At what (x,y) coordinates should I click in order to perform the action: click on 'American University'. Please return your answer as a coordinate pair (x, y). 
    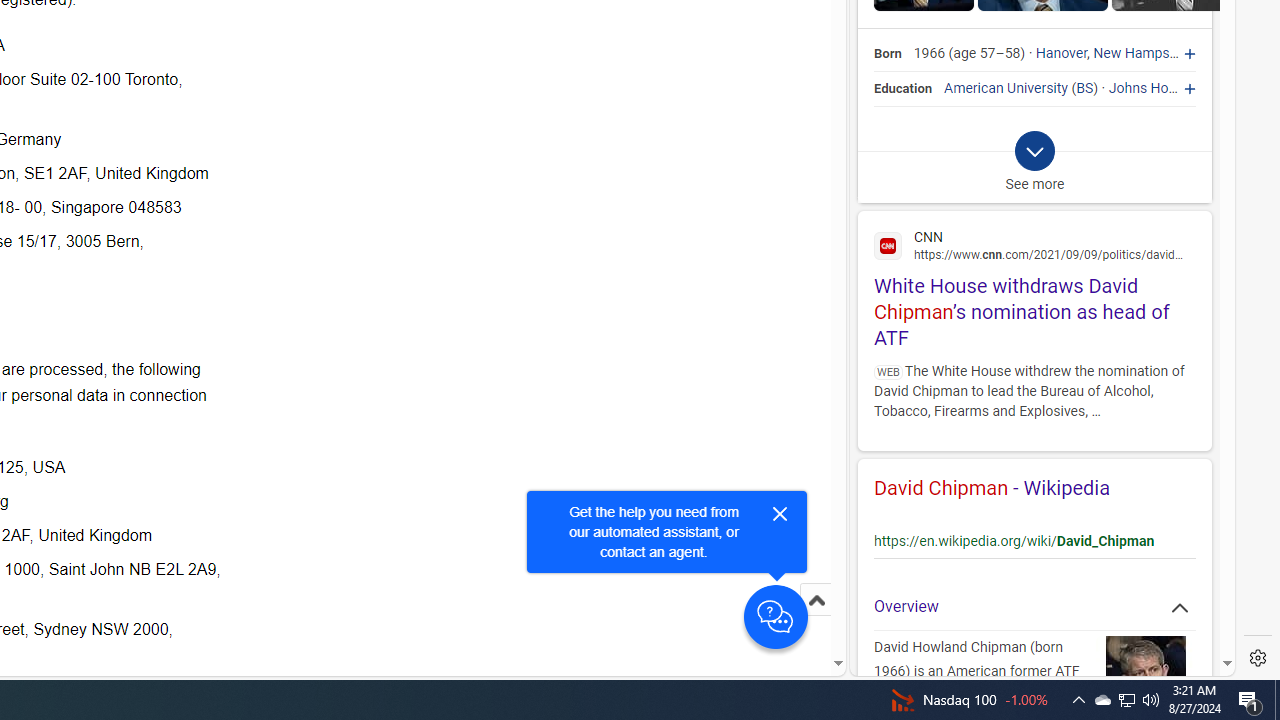
    Looking at the image, I should click on (1006, 87).